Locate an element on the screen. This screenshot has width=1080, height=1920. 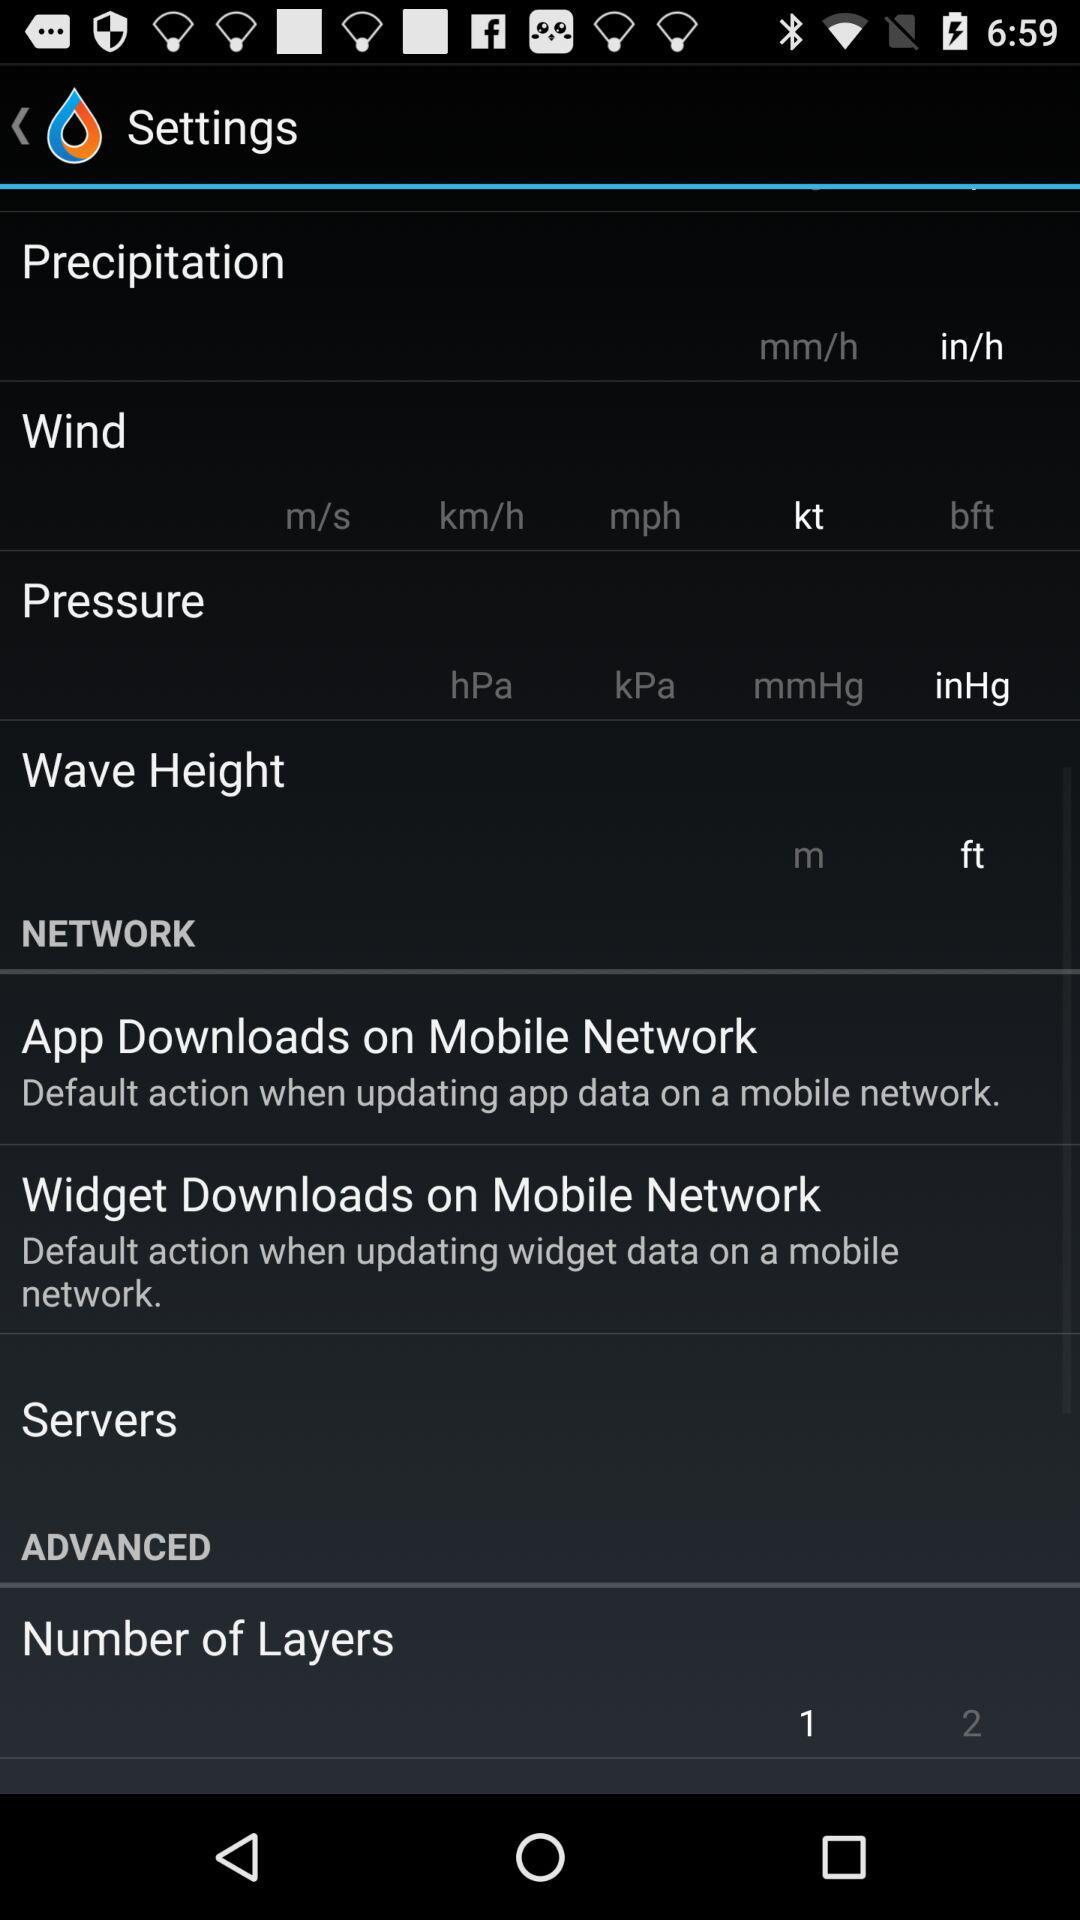
wave height icon is located at coordinates (525, 767).